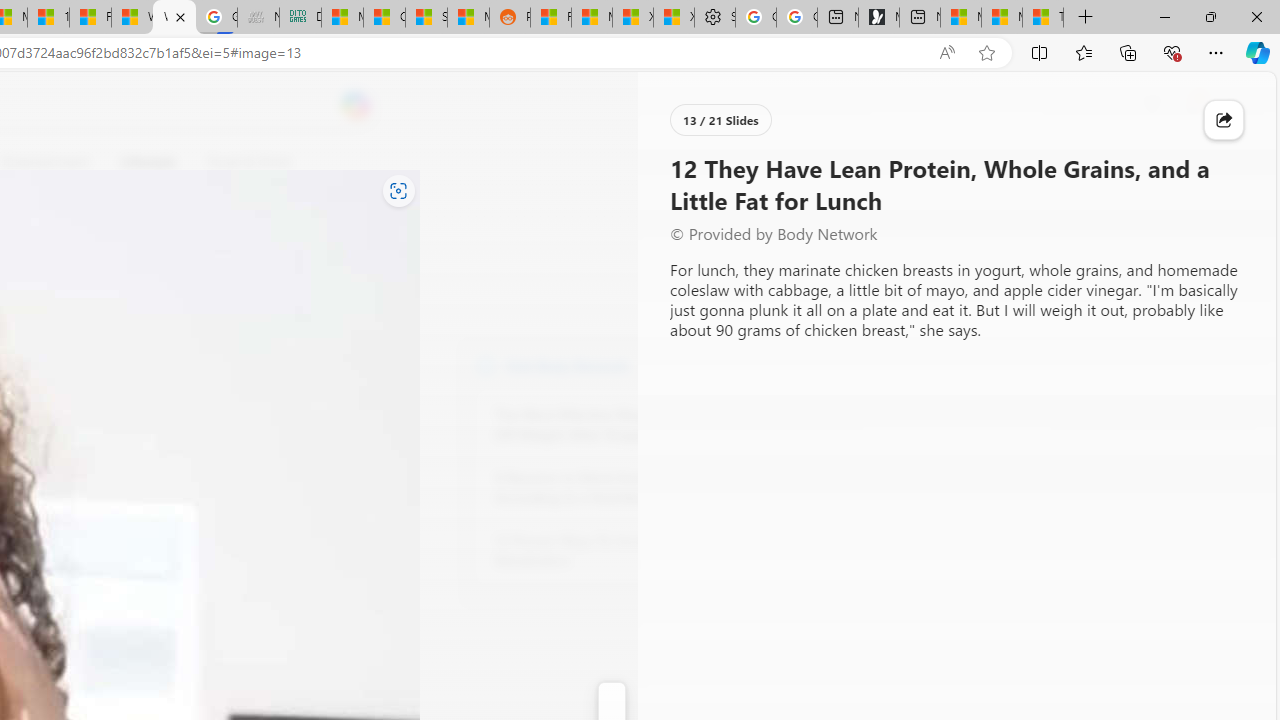 The image size is (1280, 720). Describe the element at coordinates (1042, 17) in the screenshot. I see `'These 3 Stocks Pay You More Than 5% to Own Them'` at that location.